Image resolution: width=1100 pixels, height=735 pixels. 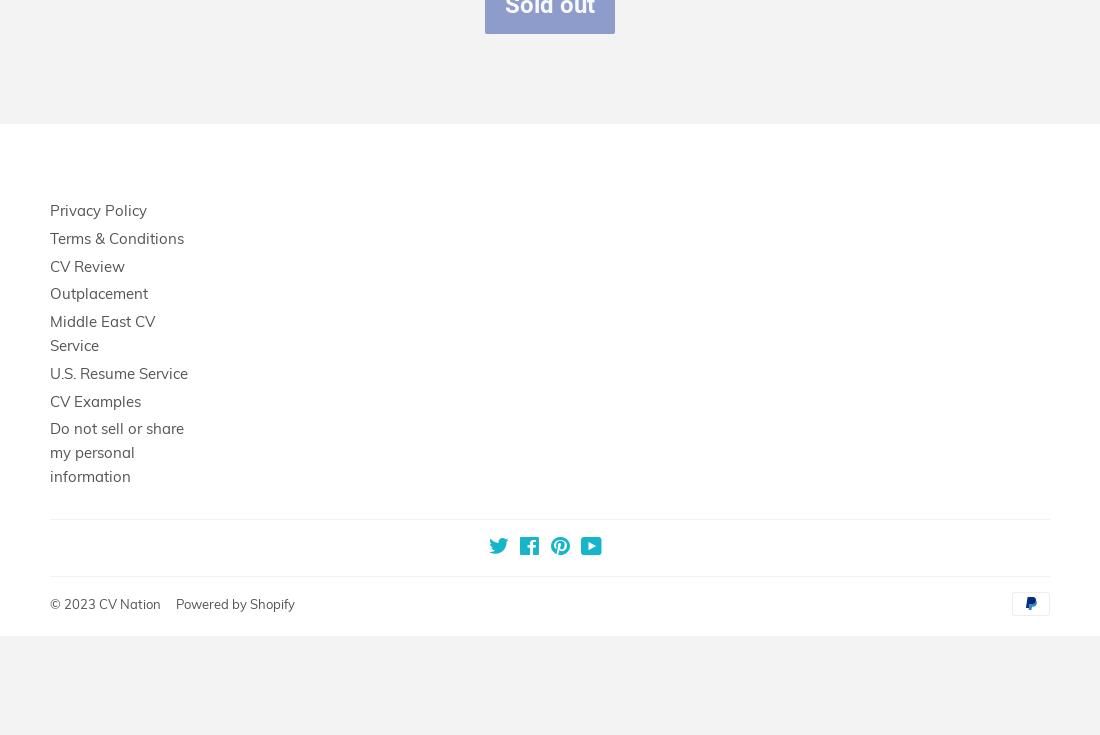 What do you see at coordinates (117, 451) in the screenshot?
I see `'Do not sell or share my personal information'` at bounding box center [117, 451].